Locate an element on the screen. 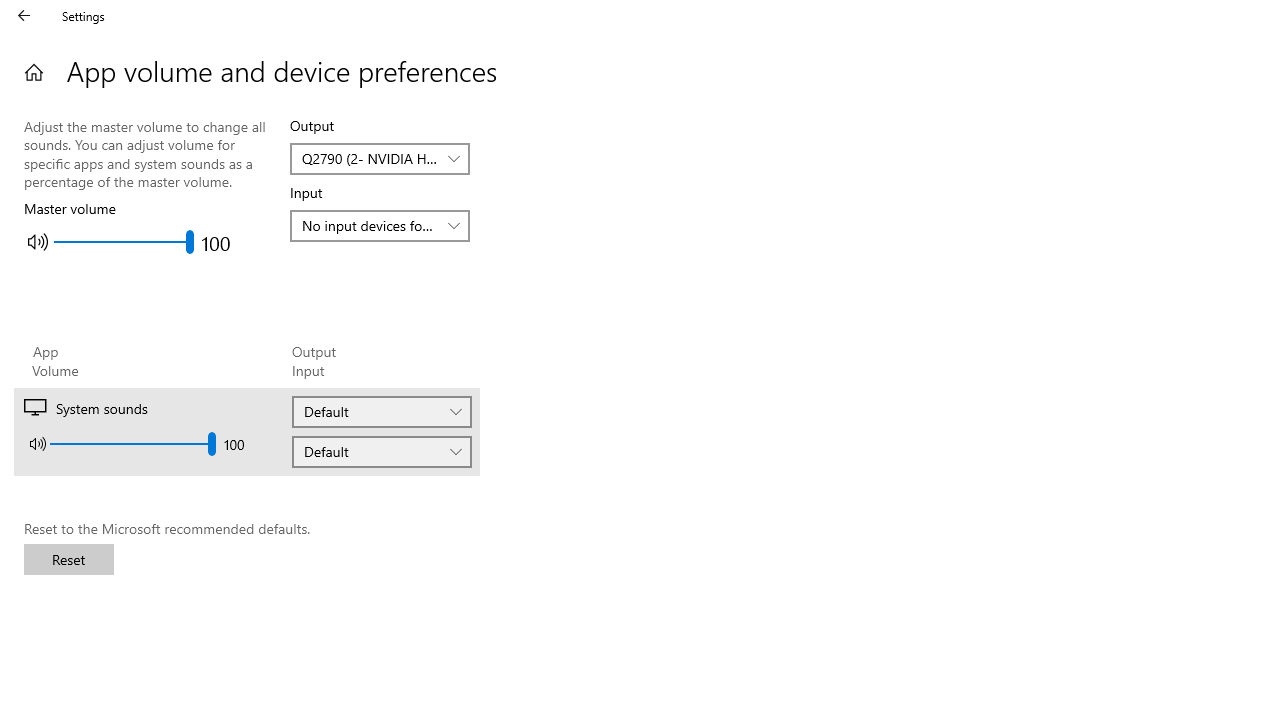  'Mute master volume' is located at coordinates (38, 241).